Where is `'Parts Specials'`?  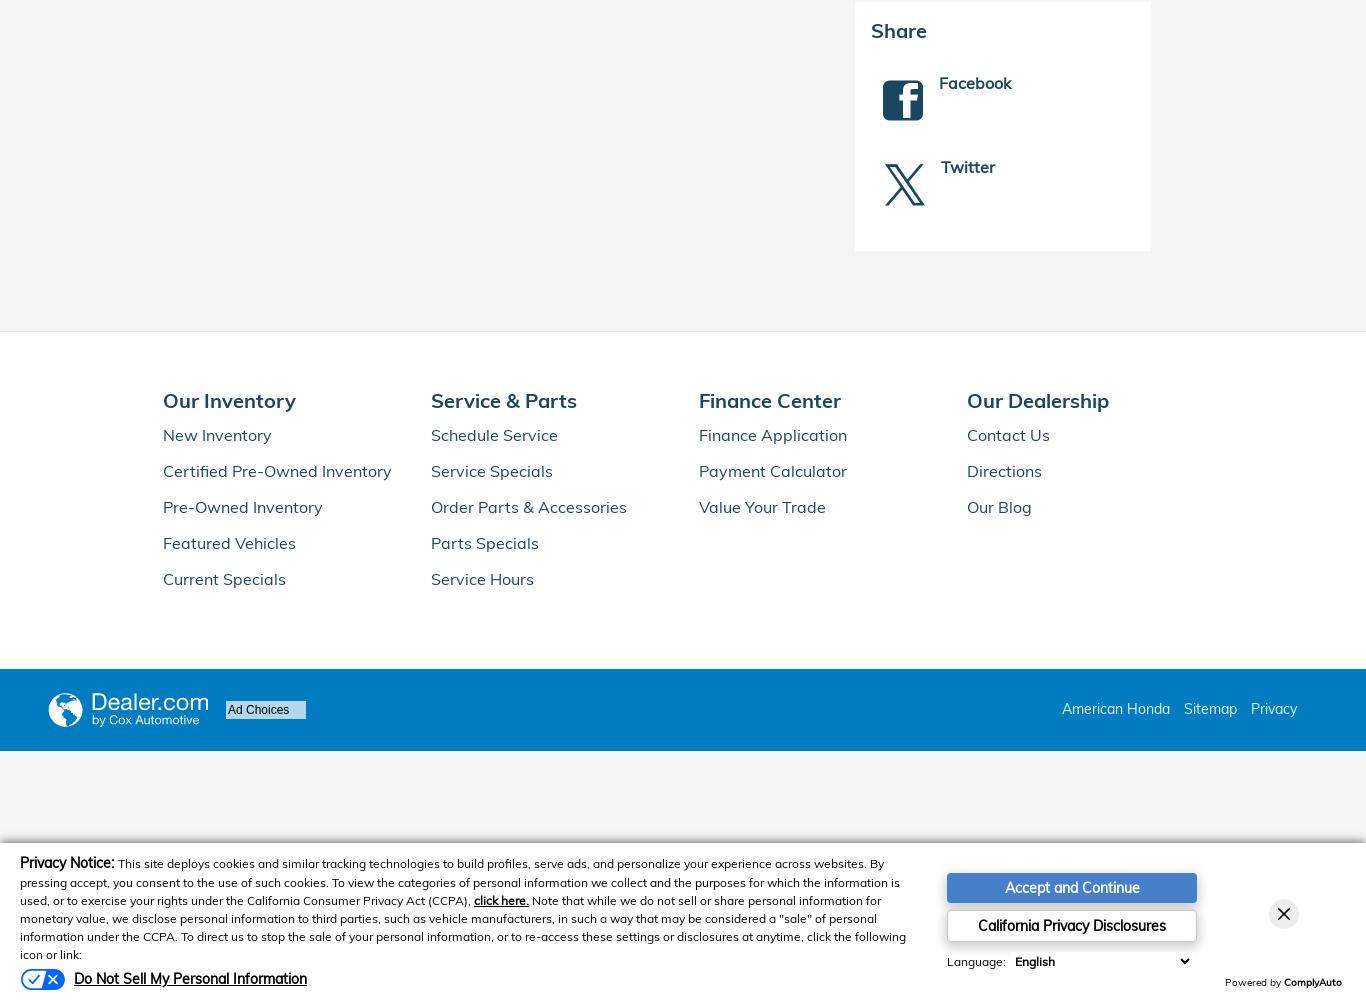 'Parts Specials' is located at coordinates (485, 542).